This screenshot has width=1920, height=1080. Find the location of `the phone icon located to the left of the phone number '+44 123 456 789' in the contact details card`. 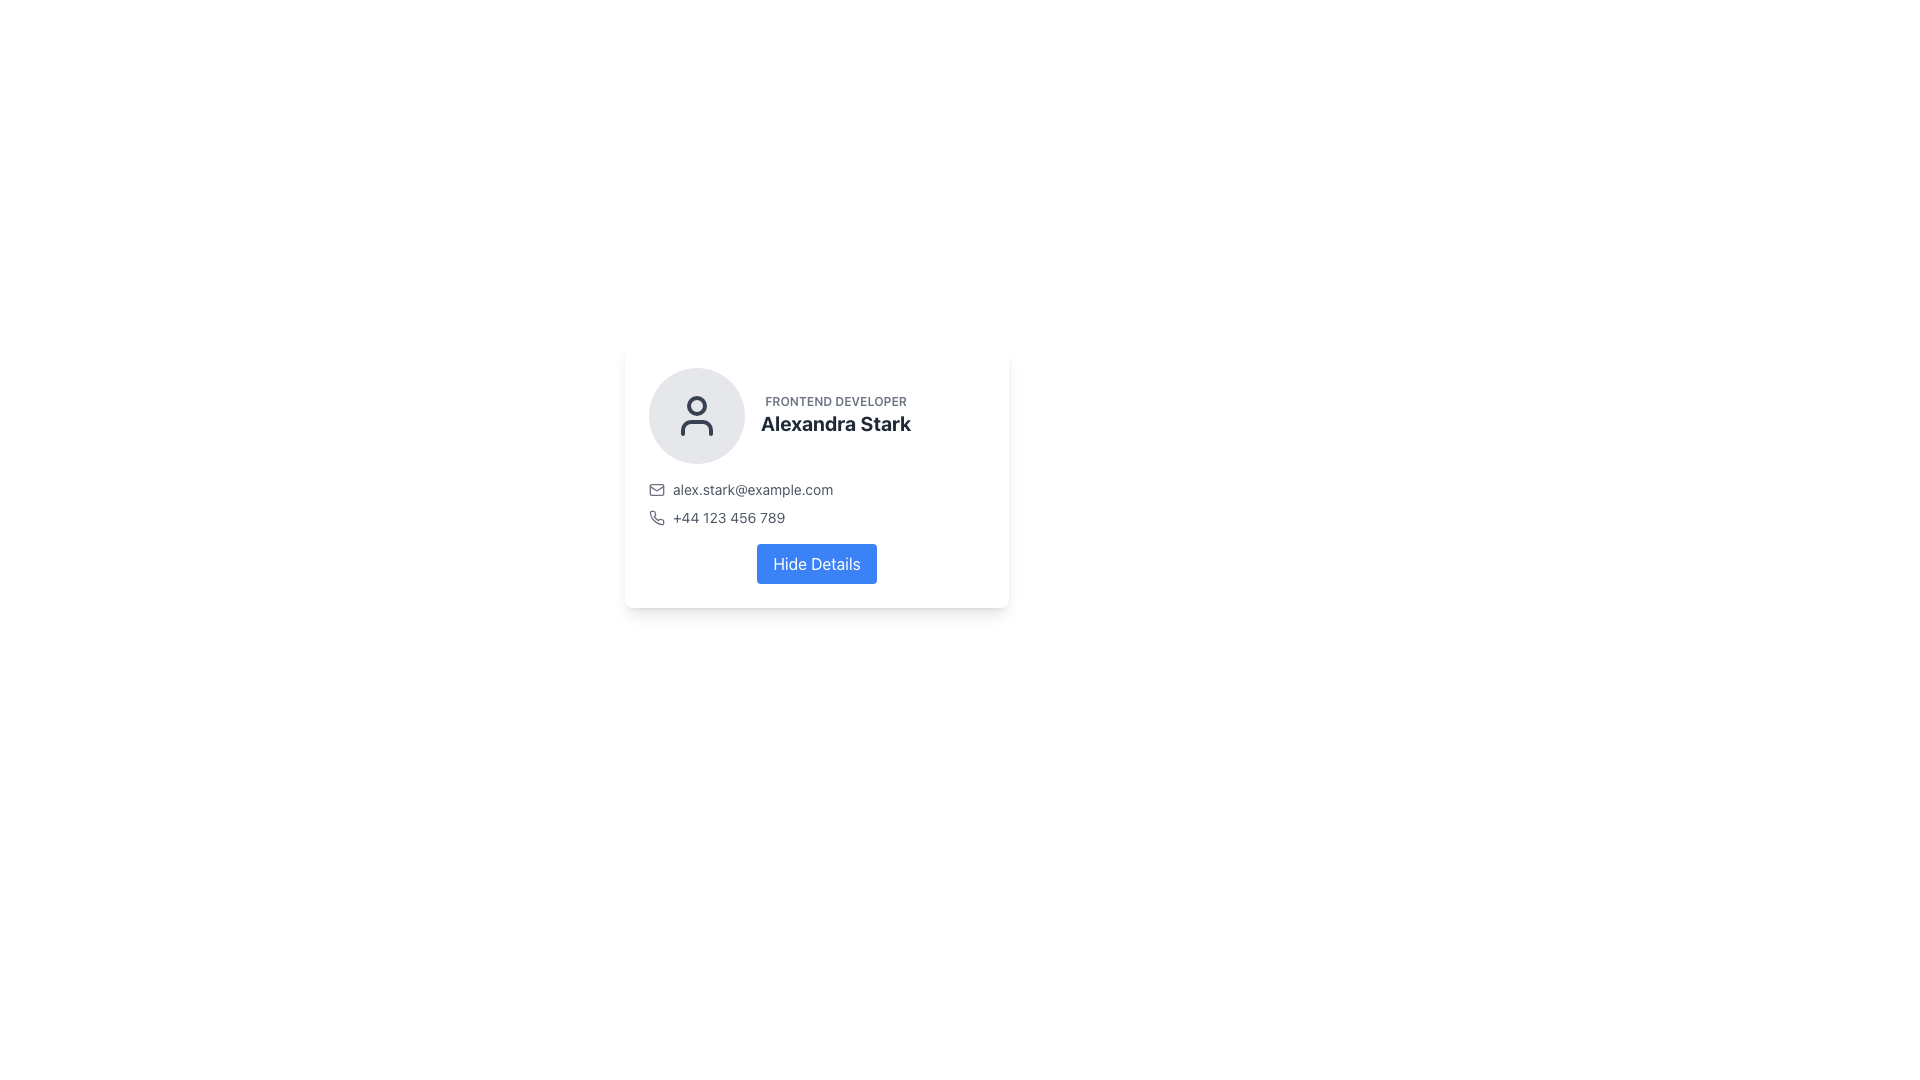

the phone icon located to the left of the phone number '+44 123 456 789' in the contact details card is located at coordinates (657, 516).